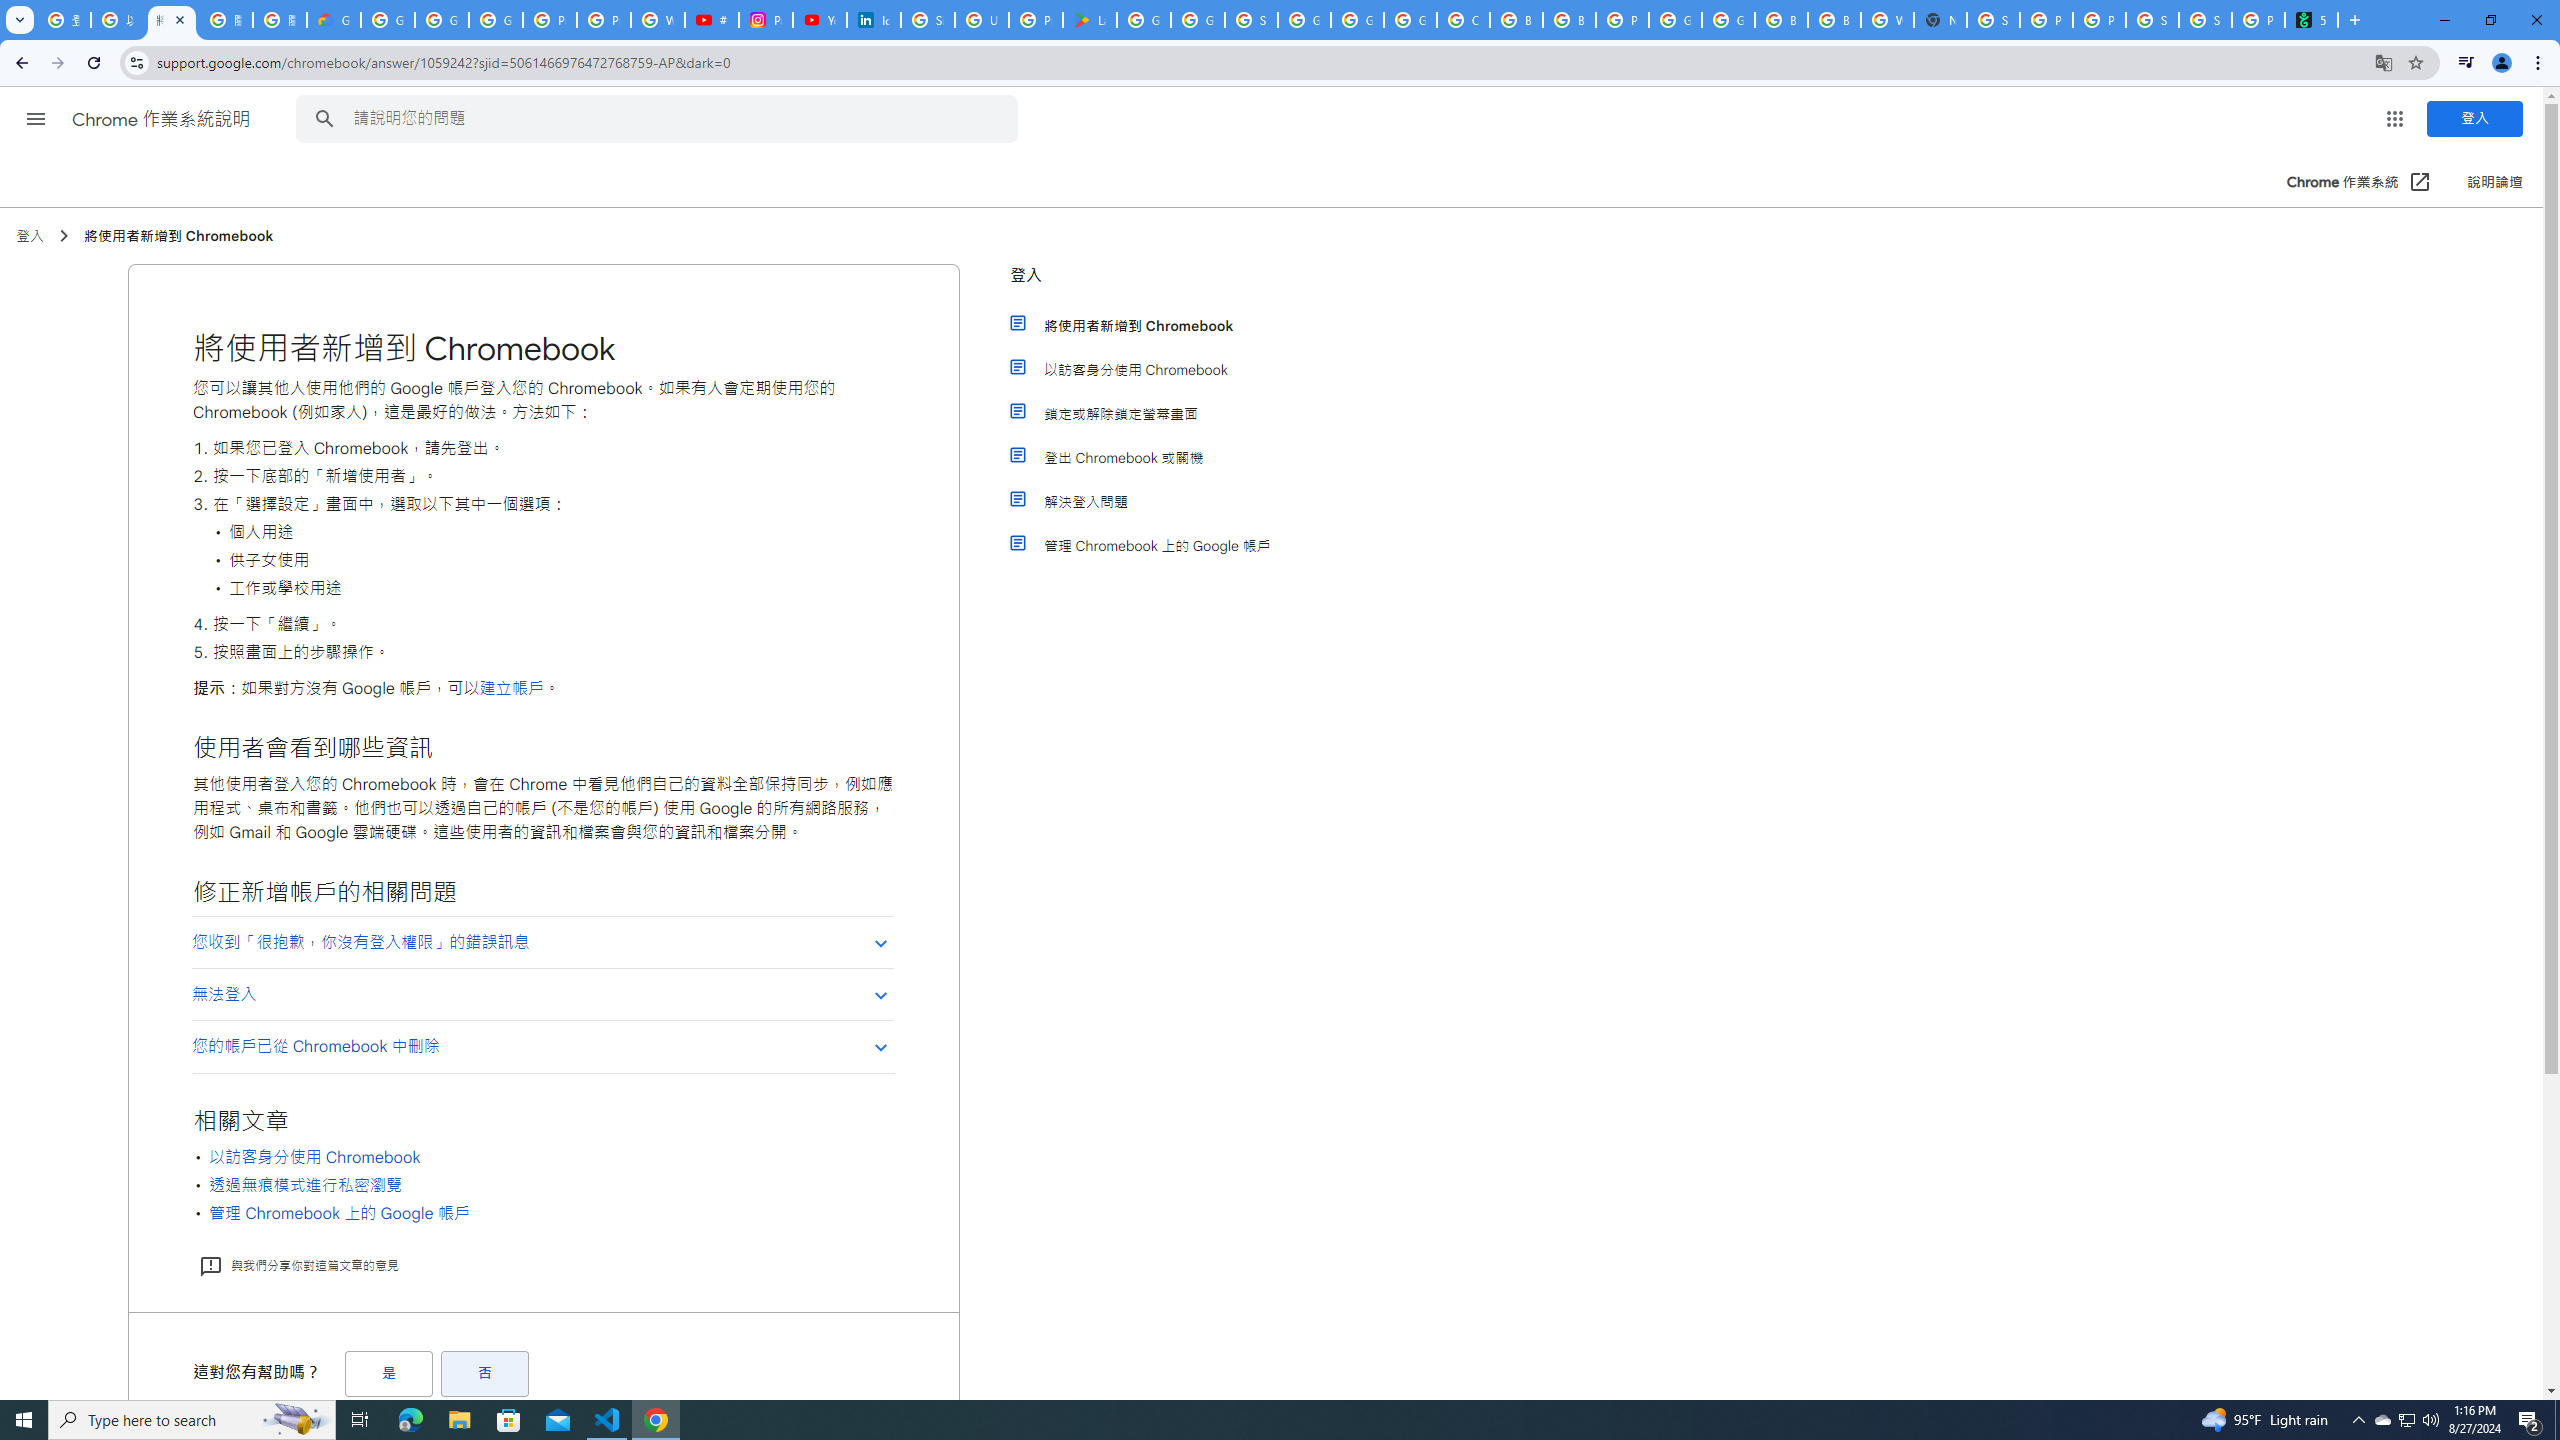 This screenshot has width=2560, height=1440. What do you see at coordinates (1089, 19) in the screenshot?
I see `'Last Shelter: Survival - Apps on Google Play'` at bounding box center [1089, 19].